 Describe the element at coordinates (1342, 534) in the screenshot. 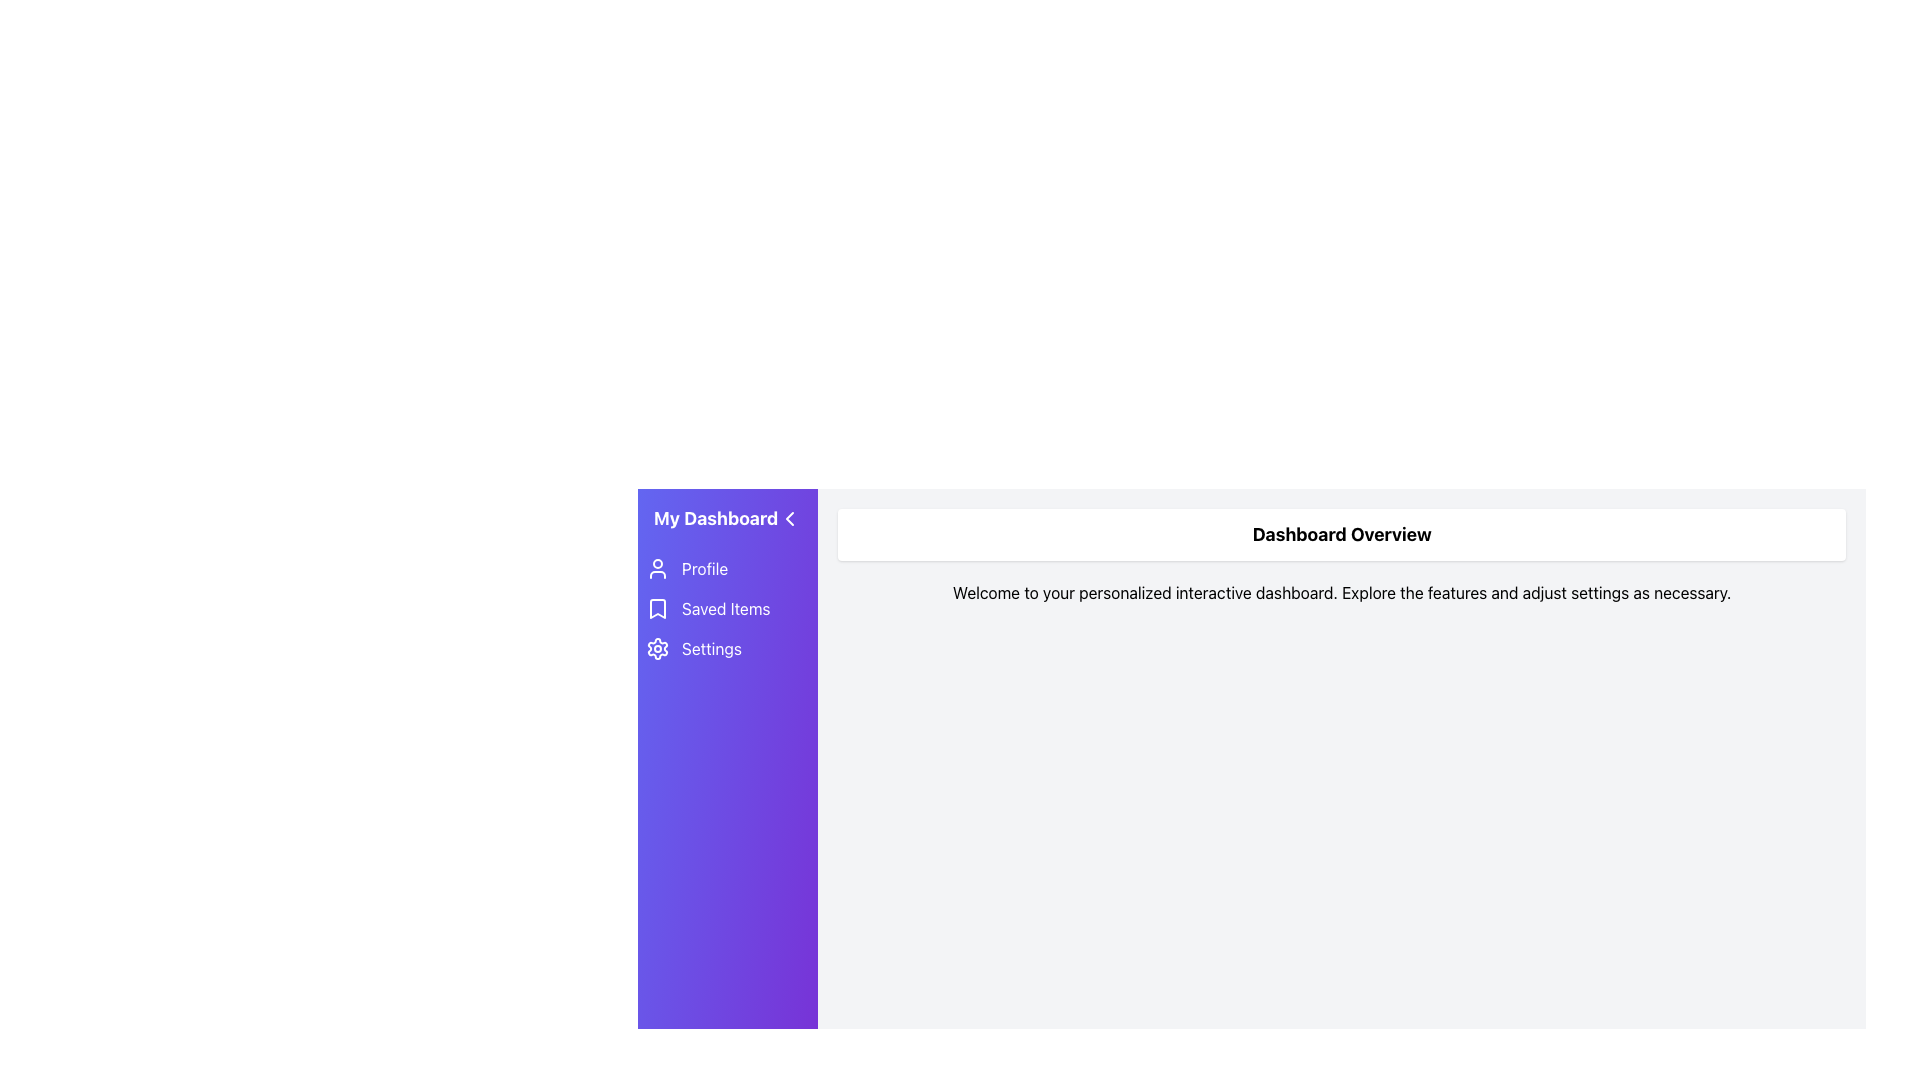

I see `the bold text label 'Dashboard Overview' which is styled for emphasis and centrally located in the main dashboard content area` at that location.